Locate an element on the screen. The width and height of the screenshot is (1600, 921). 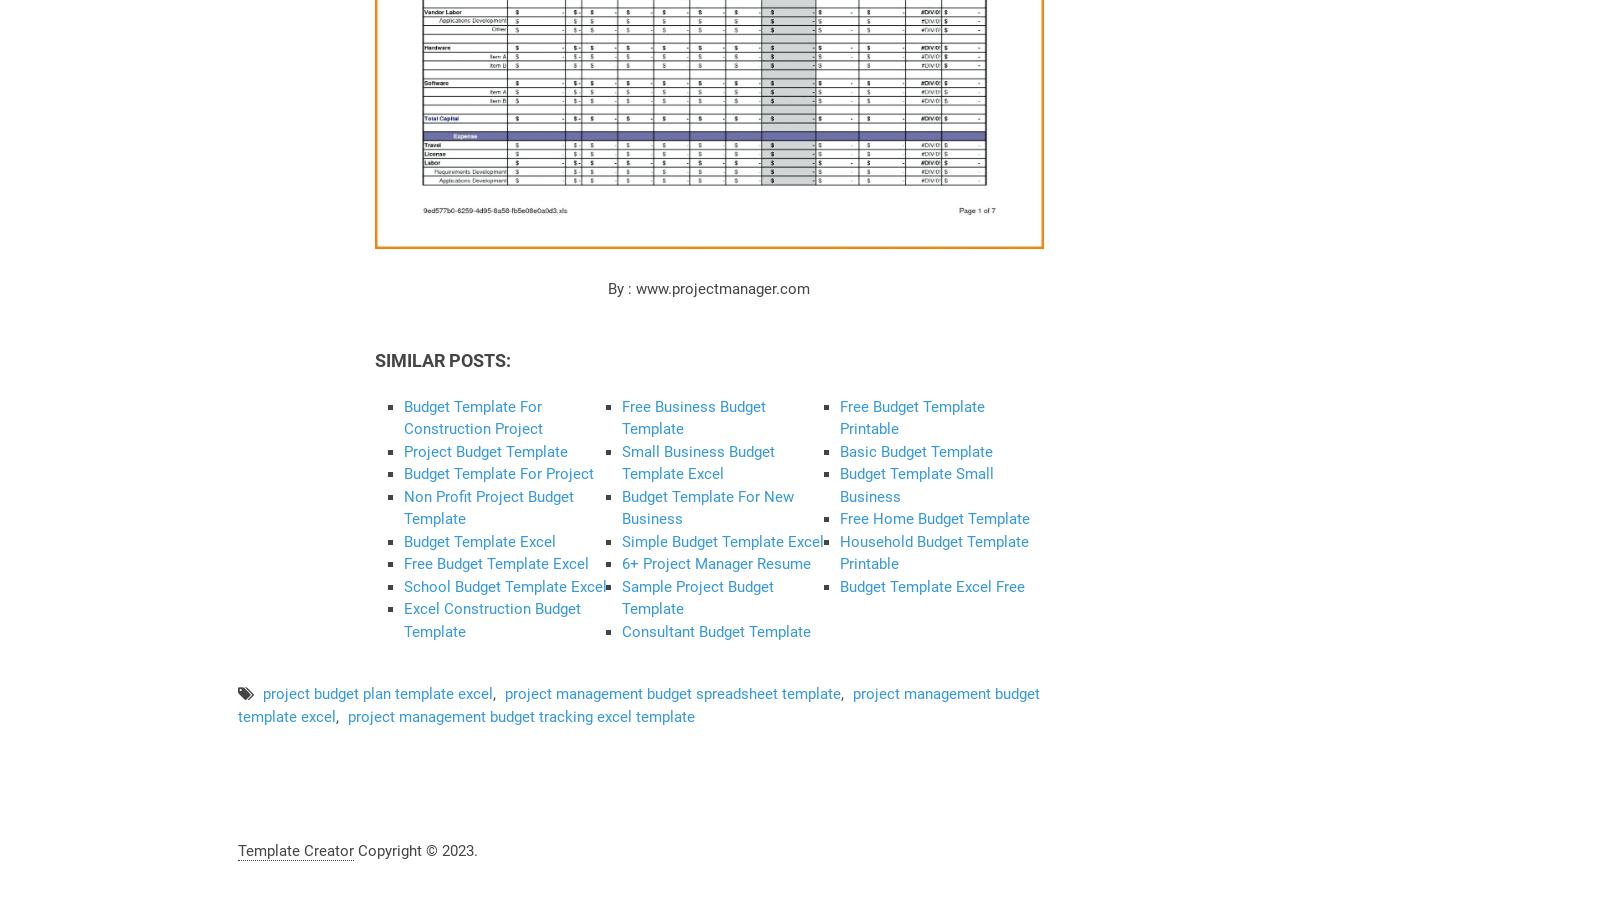
'Budget Template Excel Free' is located at coordinates (839, 585).